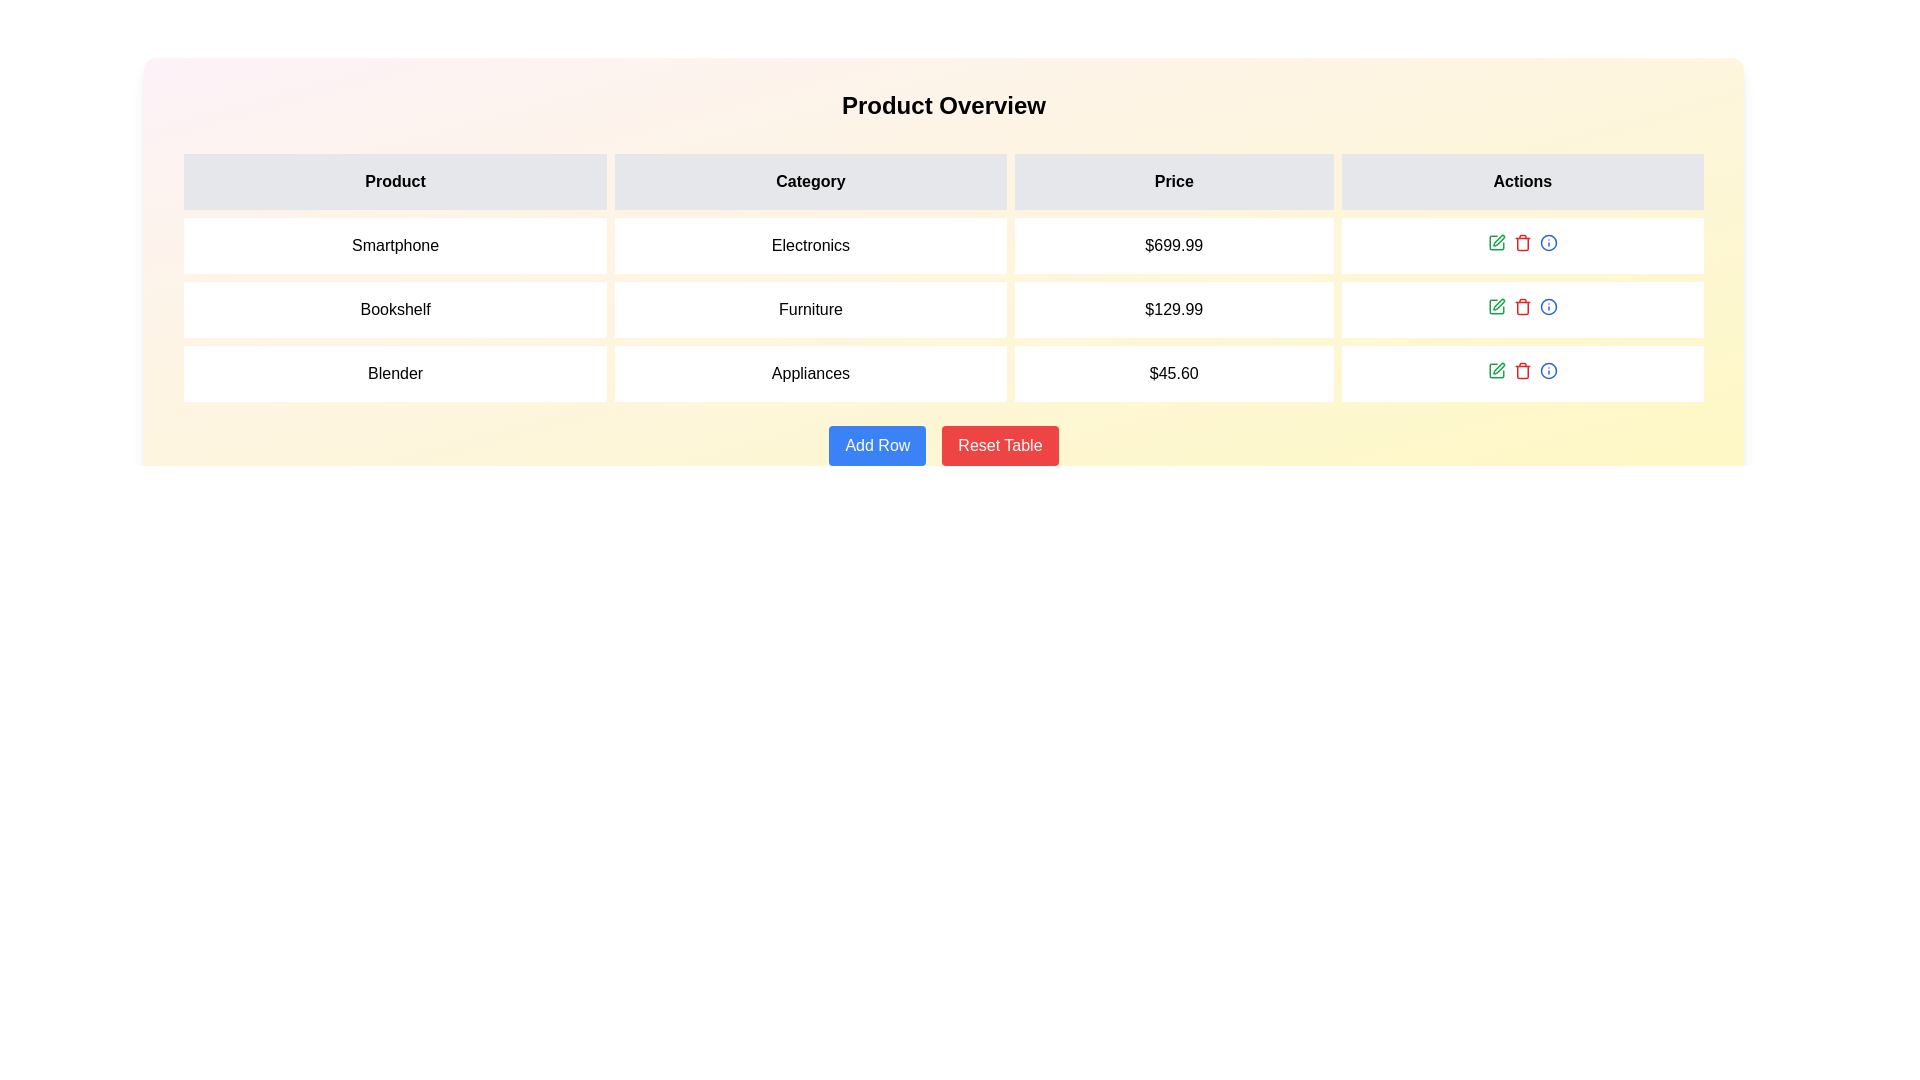 The width and height of the screenshot is (1920, 1080). I want to click on the table row containing 'Blender', 'Appliances', and '$45.60' in the 'Product Overview' section, so click(943, 374).